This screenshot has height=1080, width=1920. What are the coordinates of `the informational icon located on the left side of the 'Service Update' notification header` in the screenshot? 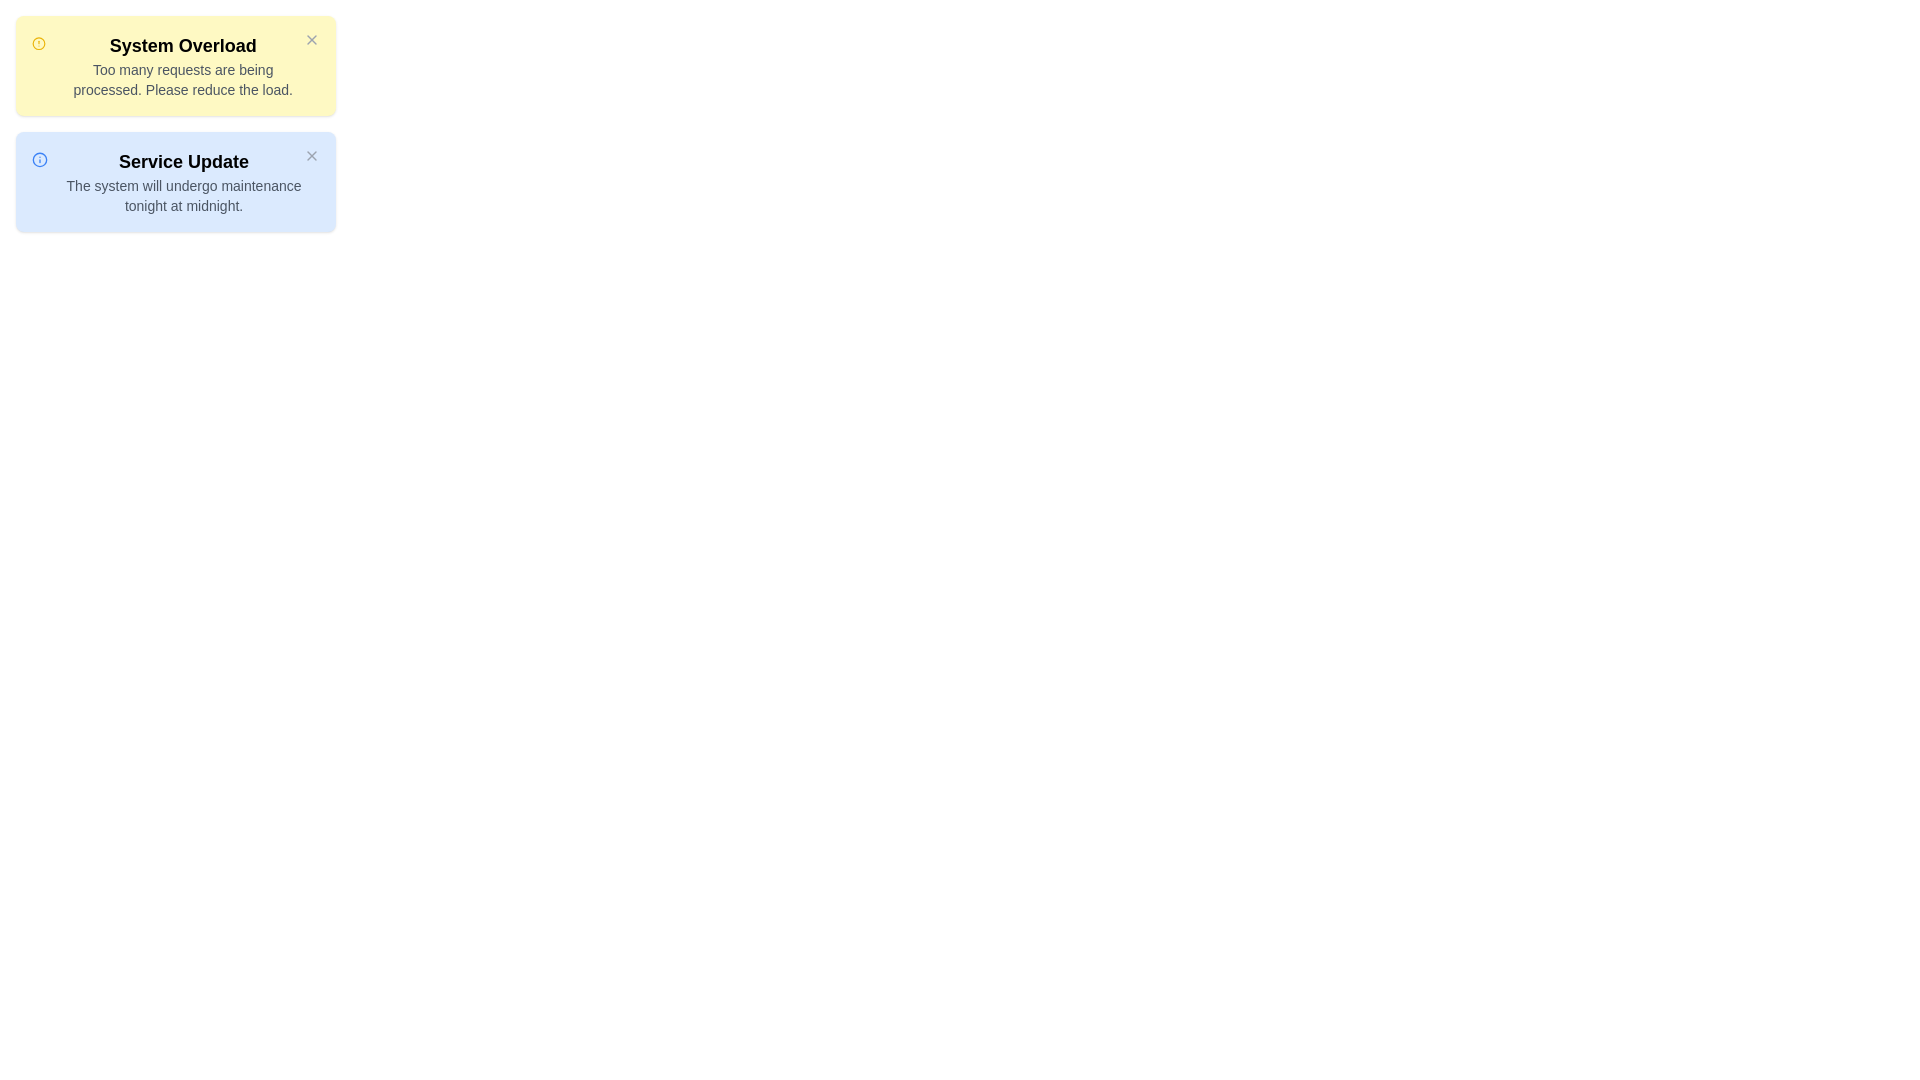 It's located at (40, 158).